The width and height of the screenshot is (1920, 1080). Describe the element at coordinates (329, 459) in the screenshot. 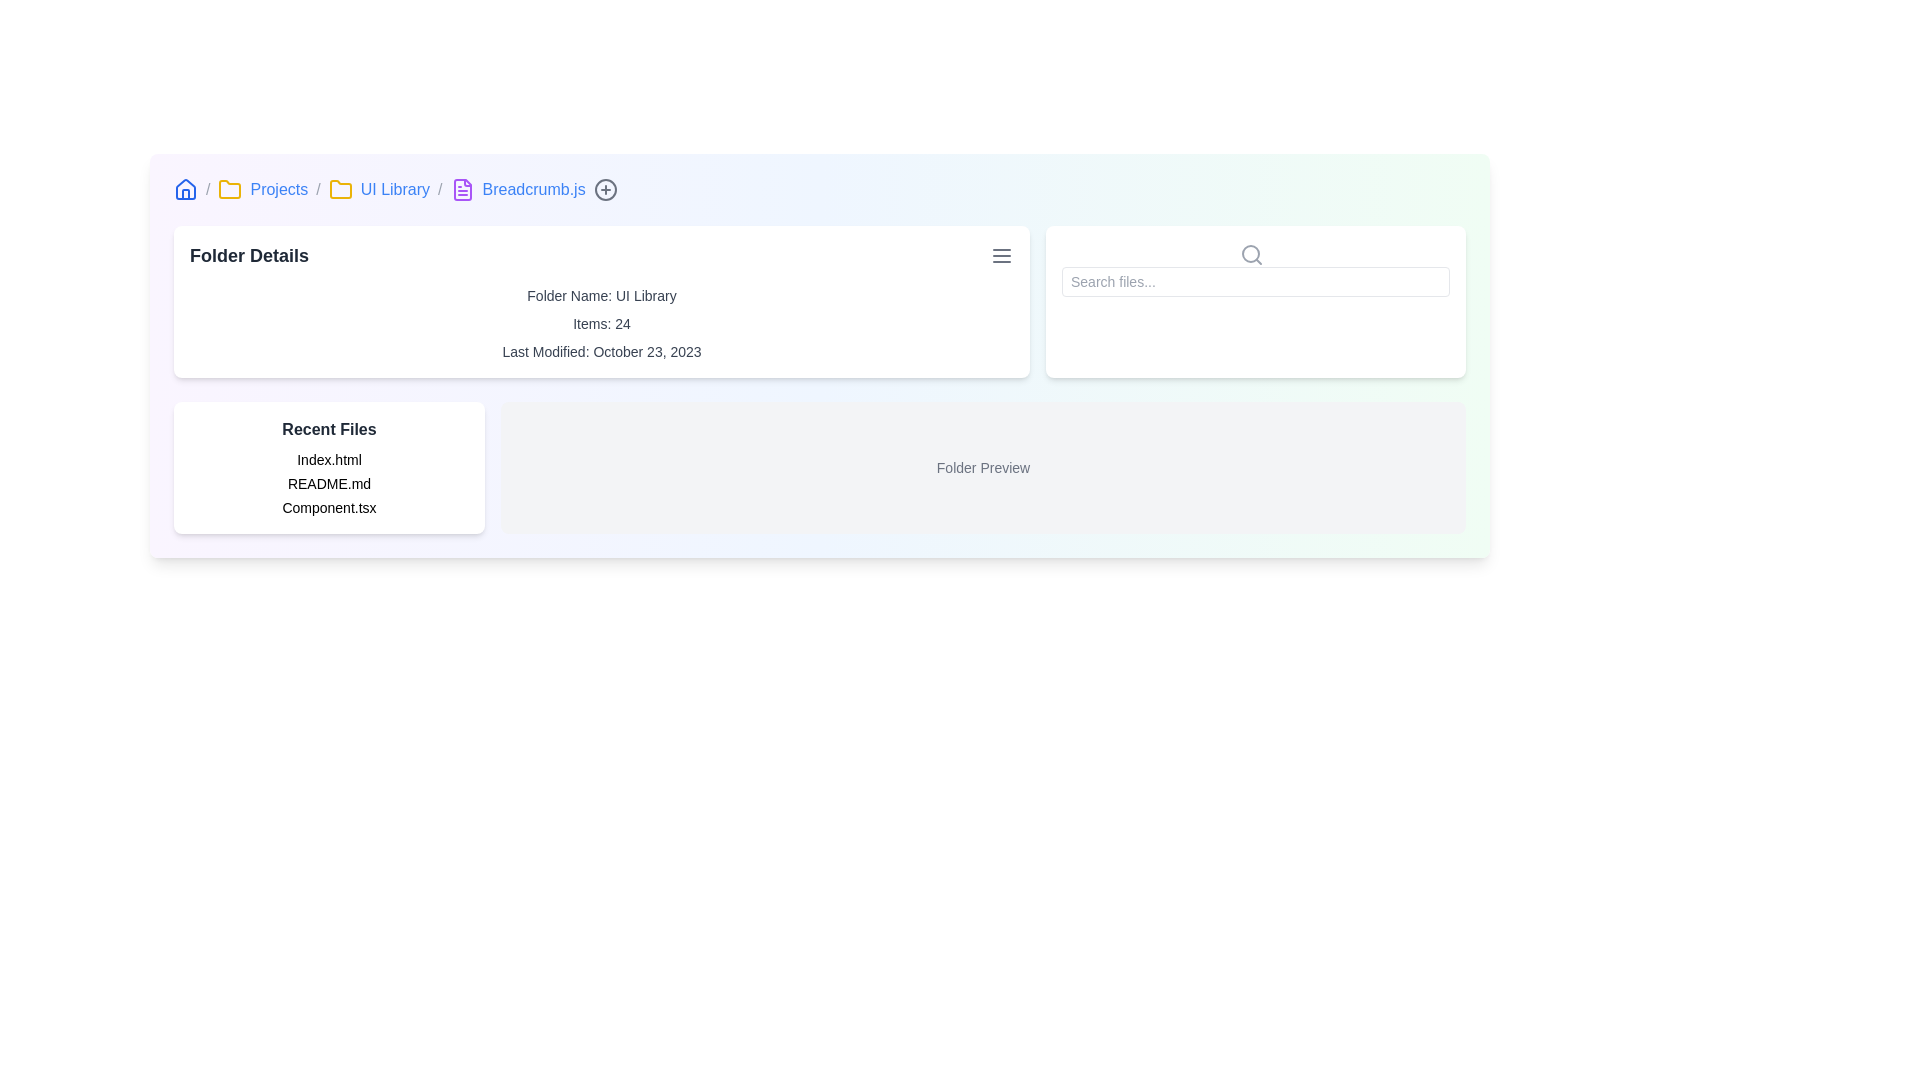

I see `the text label displaying the name of the recently accessed 'Index.html' file` at that location.